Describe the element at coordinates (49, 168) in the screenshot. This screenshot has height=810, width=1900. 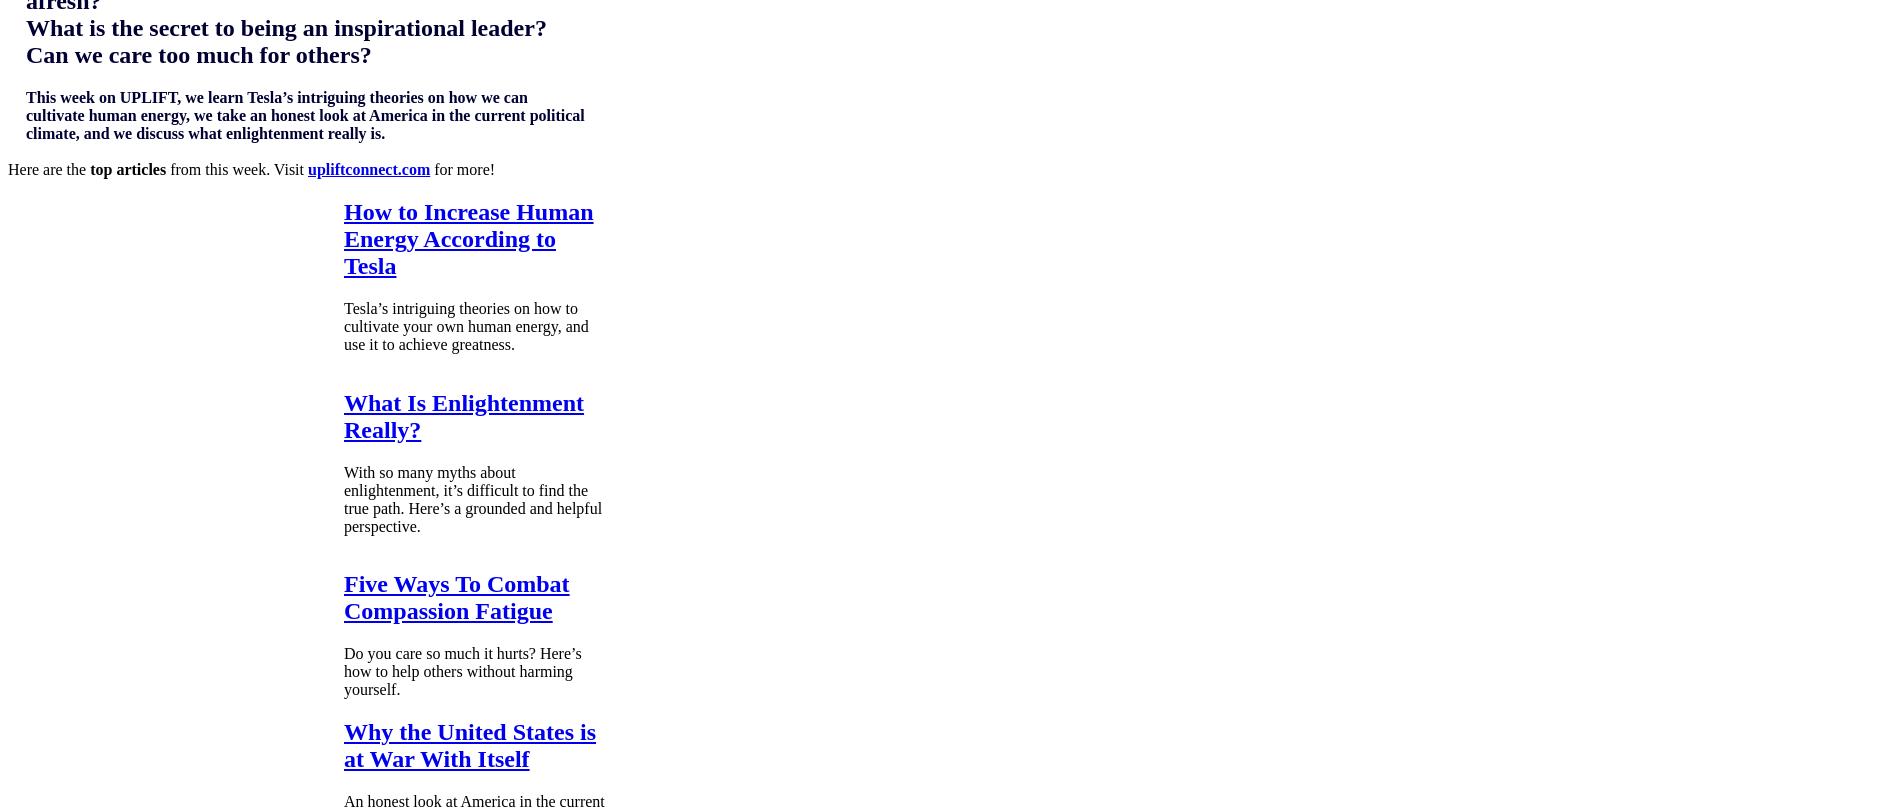
I see `'Here are the'` at that location.